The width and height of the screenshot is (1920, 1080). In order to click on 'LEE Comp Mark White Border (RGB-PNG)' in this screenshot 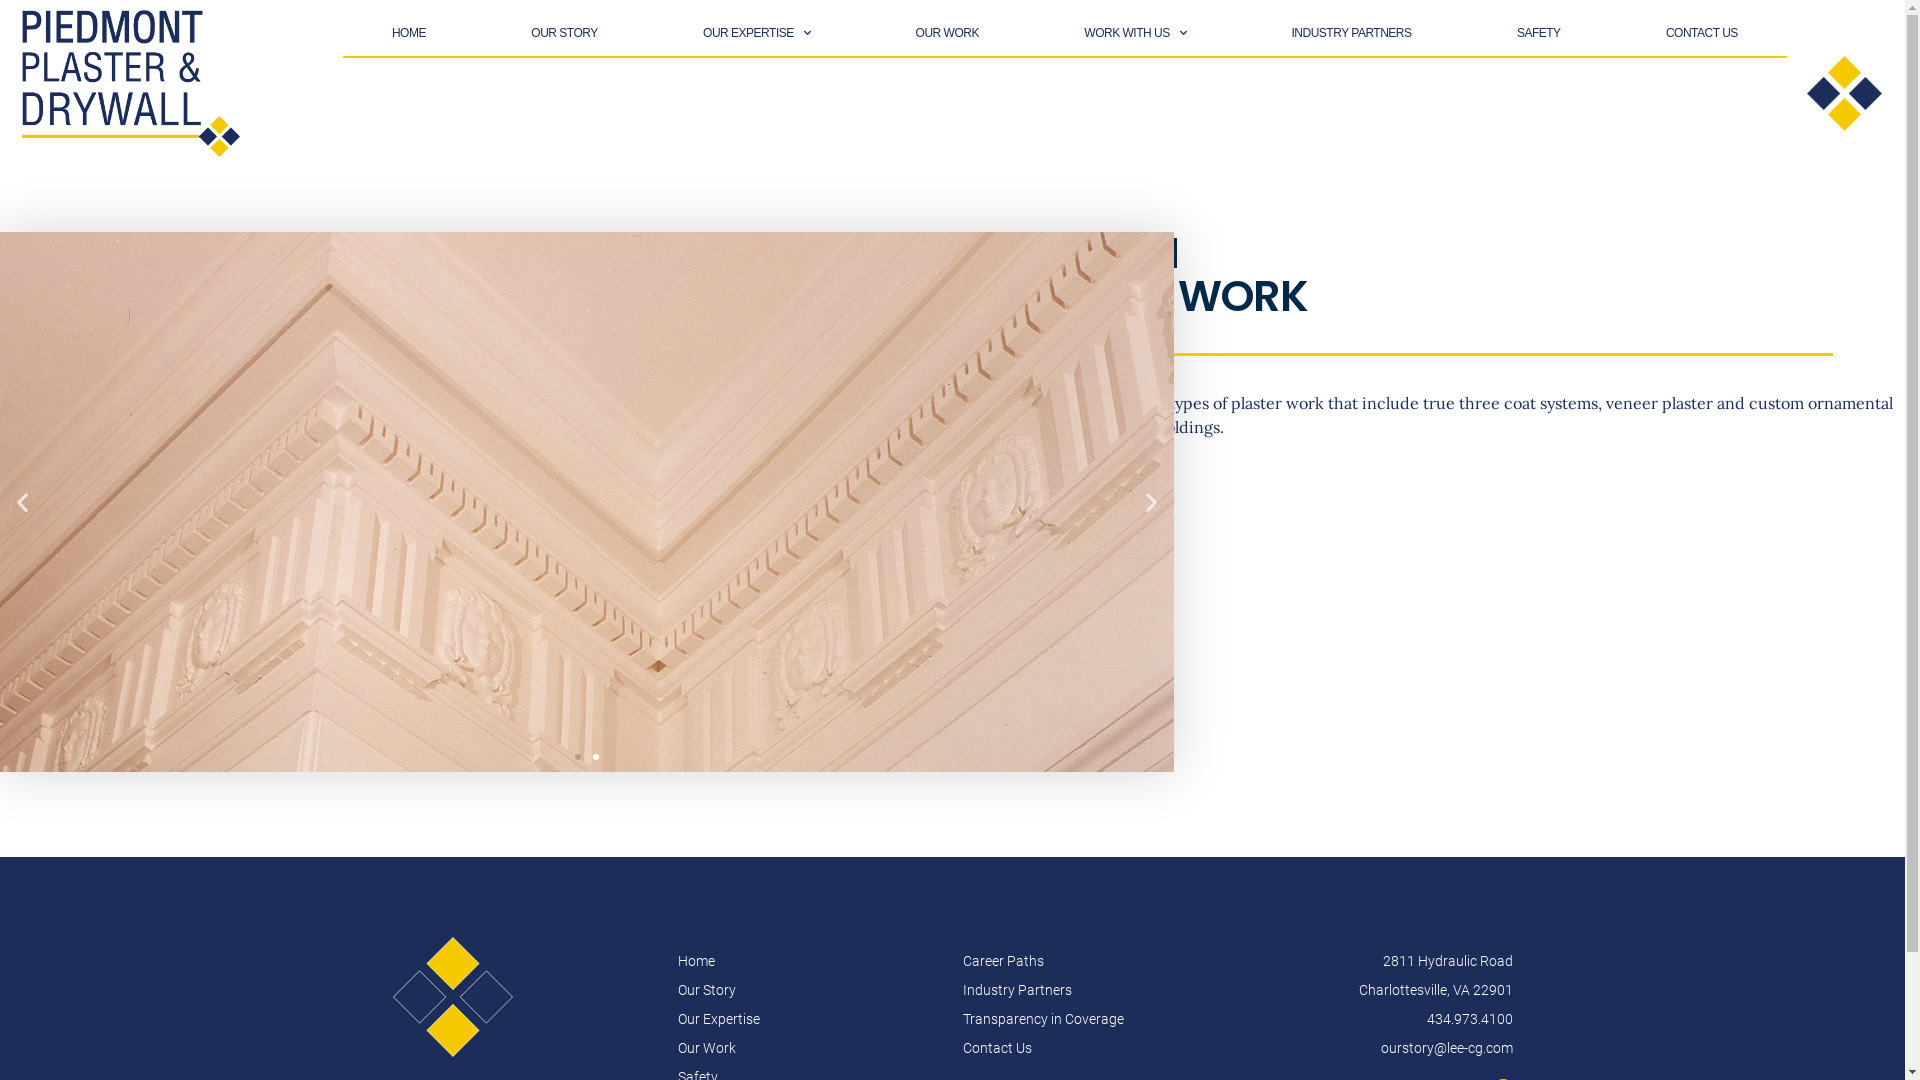, I will do `click(392, 996)`.